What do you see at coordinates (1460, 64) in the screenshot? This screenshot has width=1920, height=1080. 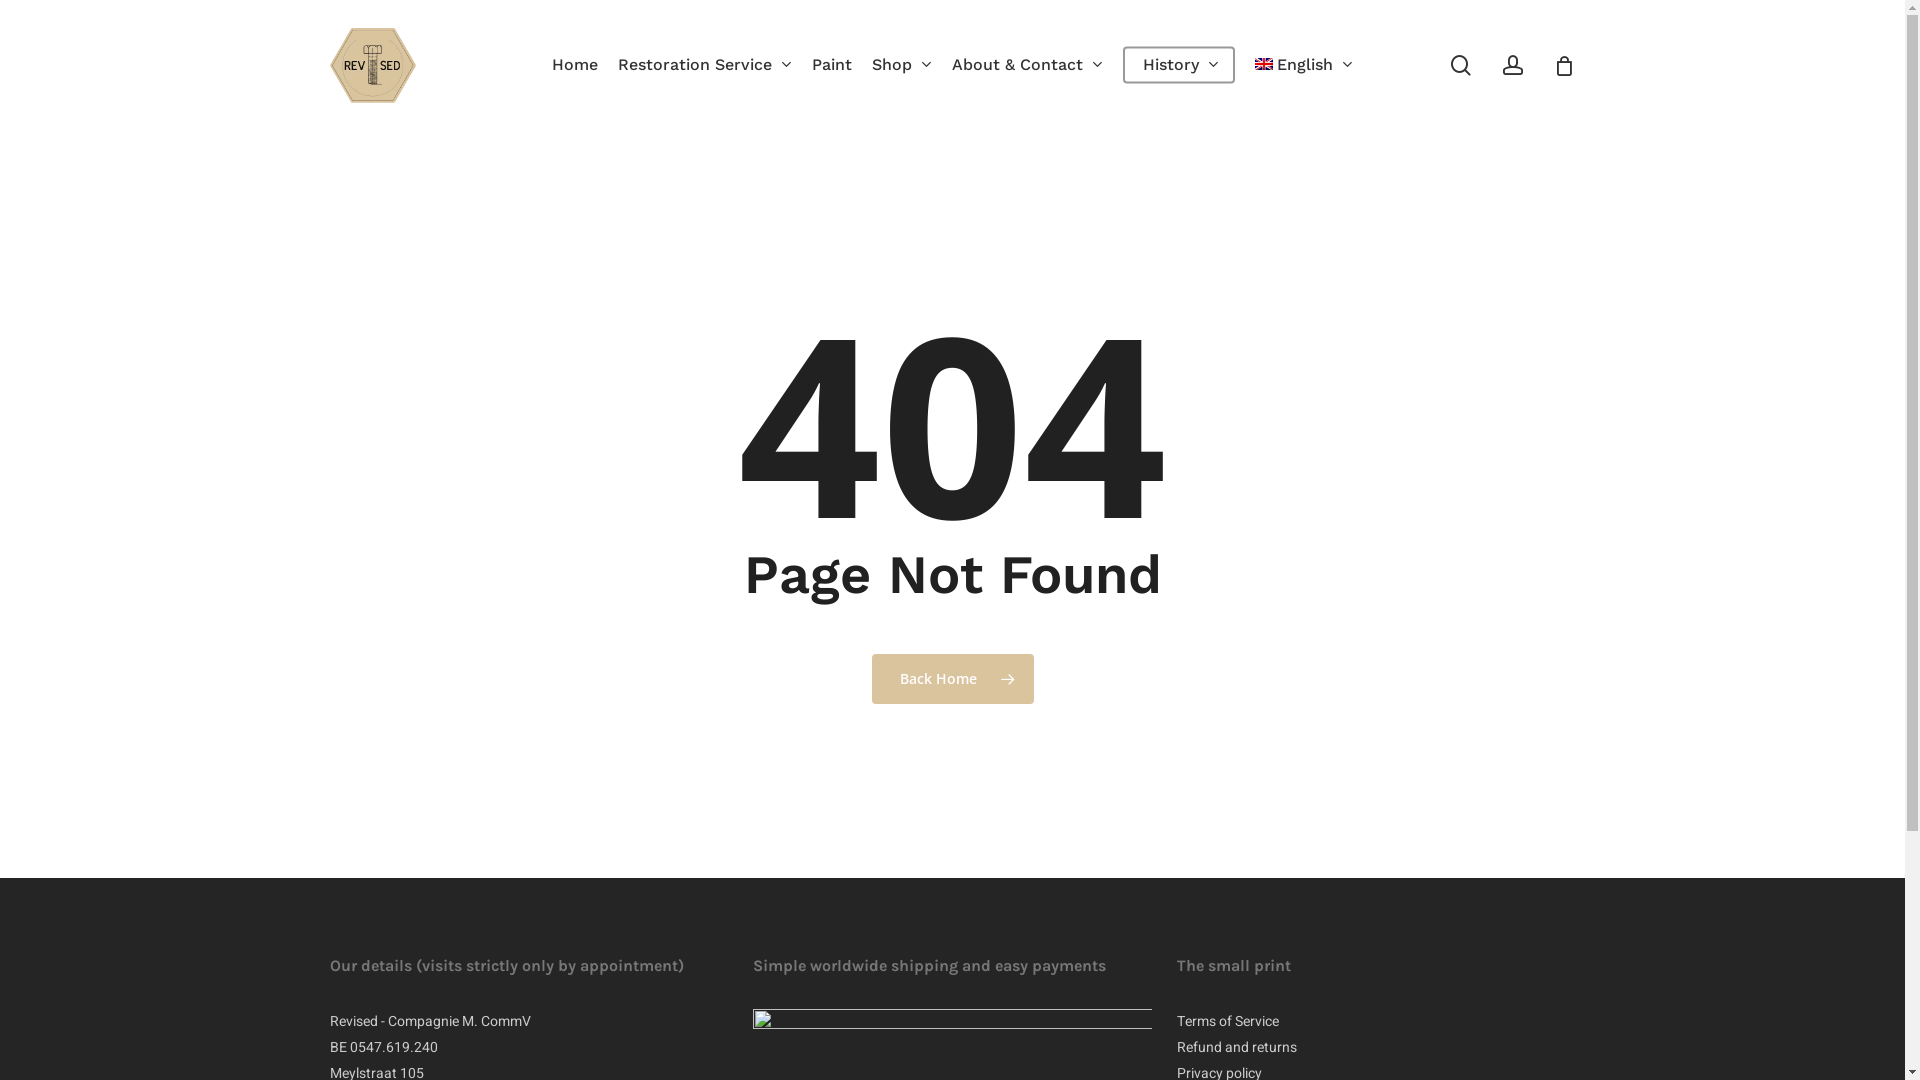 I see `'search'` at bounding box center [1460, 64].